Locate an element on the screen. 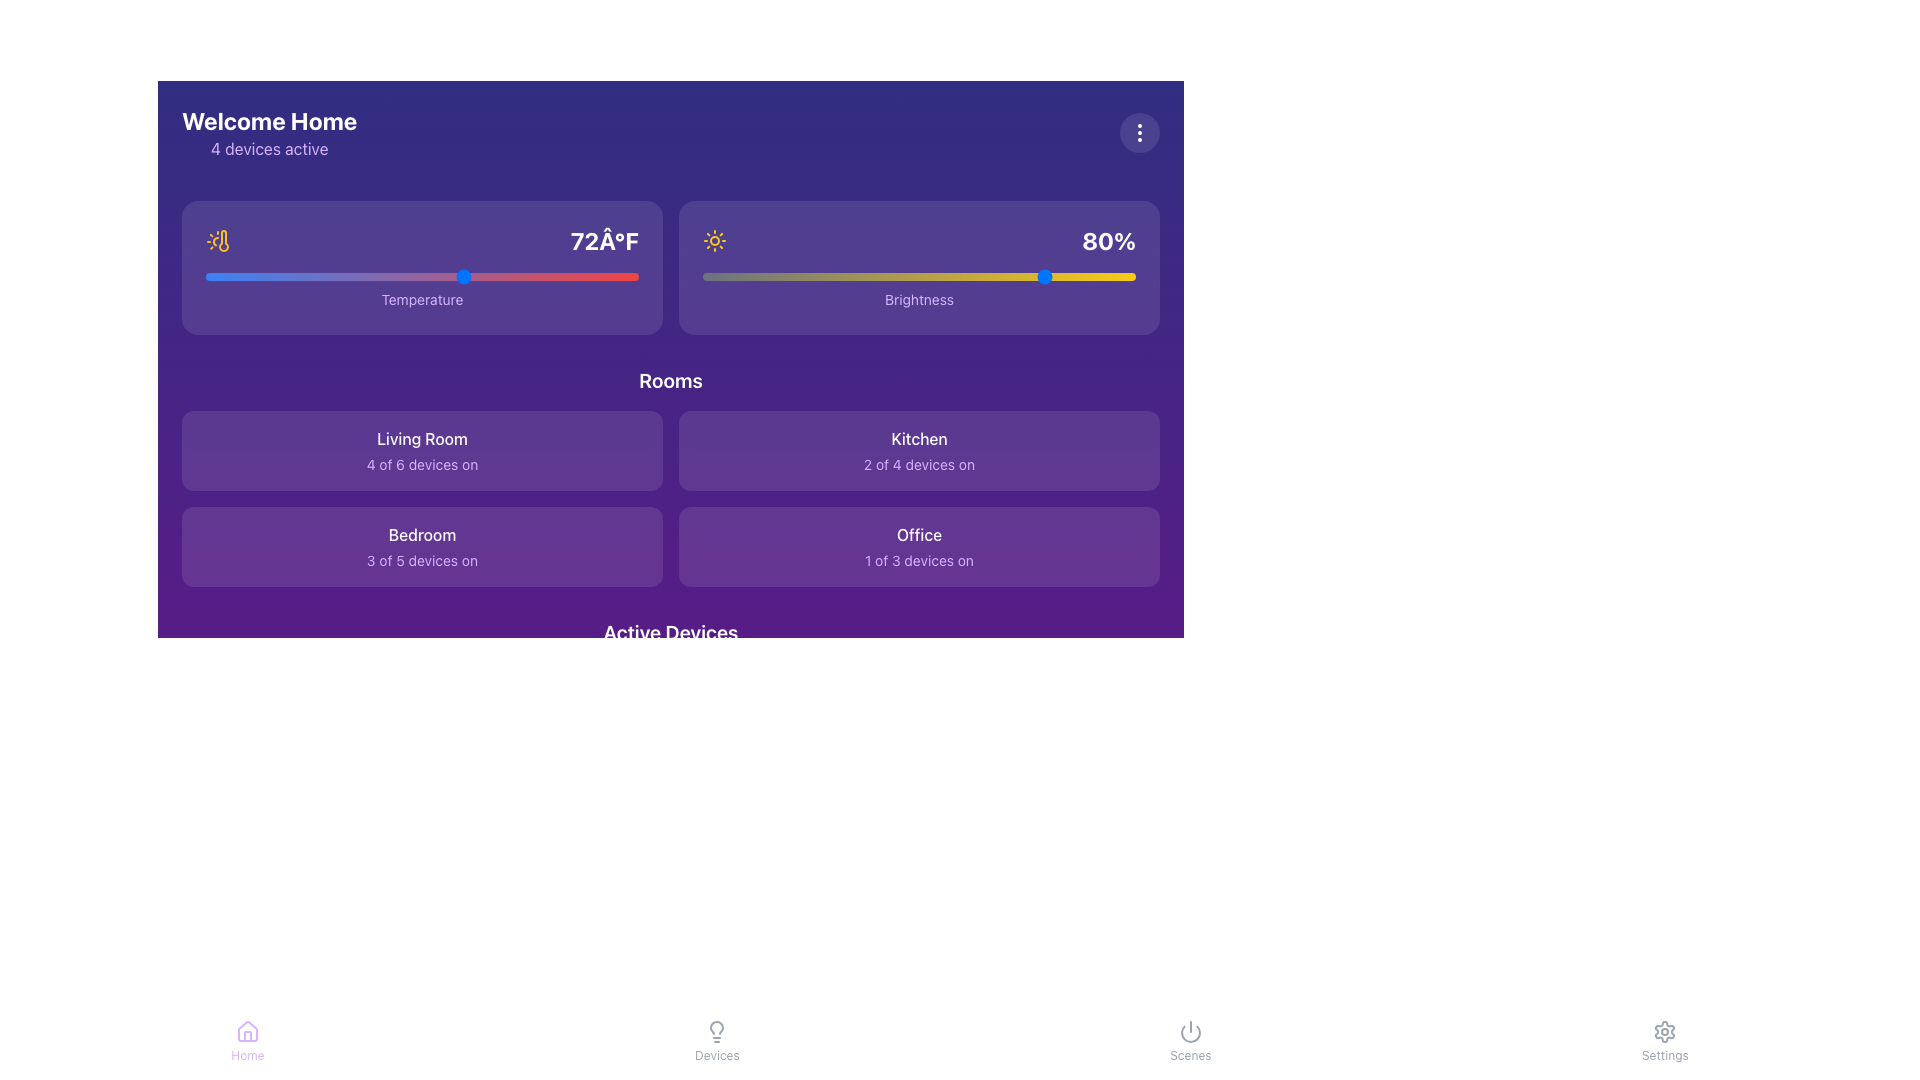 The width and height of the screenshot is (1920, 1080). text label that displays 'Active Devices', which is styled in an extra-large bold font and located in the purple section at the bottom of the page is located at coordinates (671, 632).